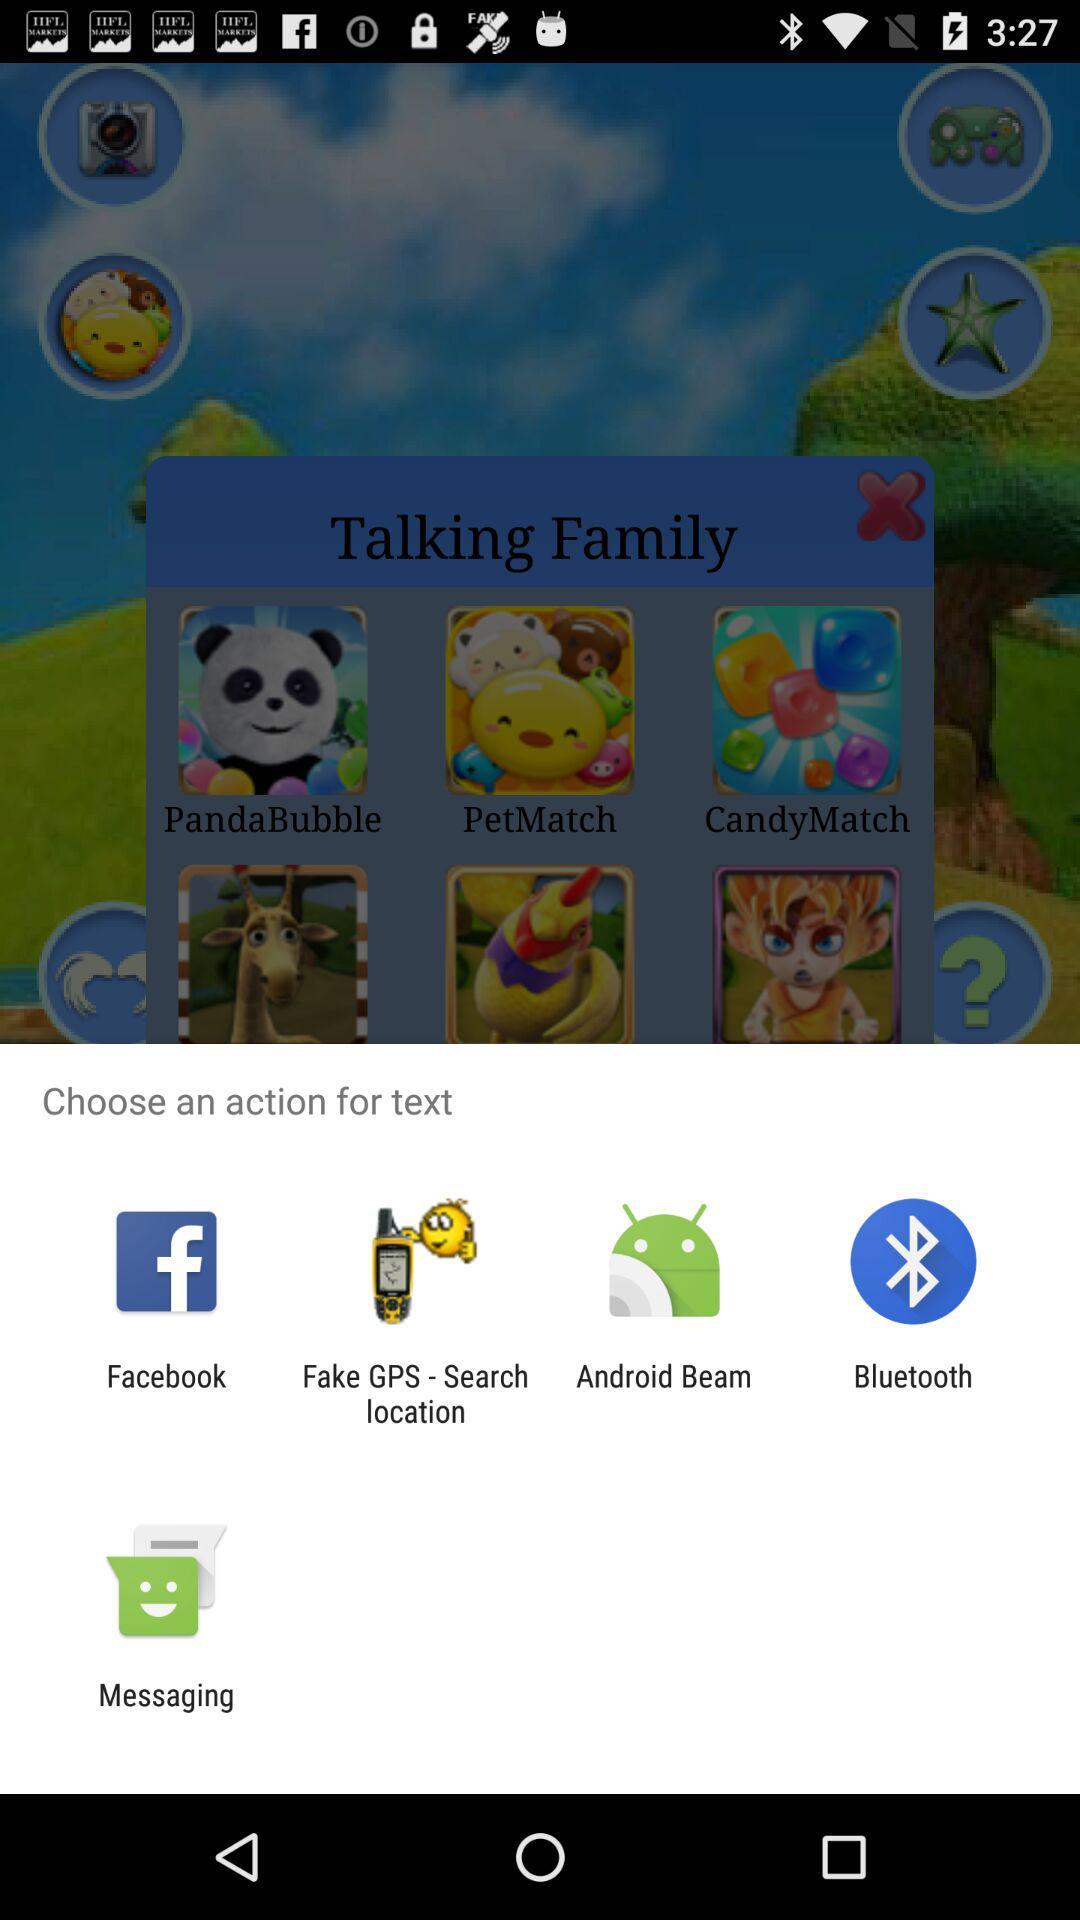 This screenshot has width=1080, height=1920. Describe the element at coordinates (913, 1392) in the screenshot. I see `the bluetooth` at that location.